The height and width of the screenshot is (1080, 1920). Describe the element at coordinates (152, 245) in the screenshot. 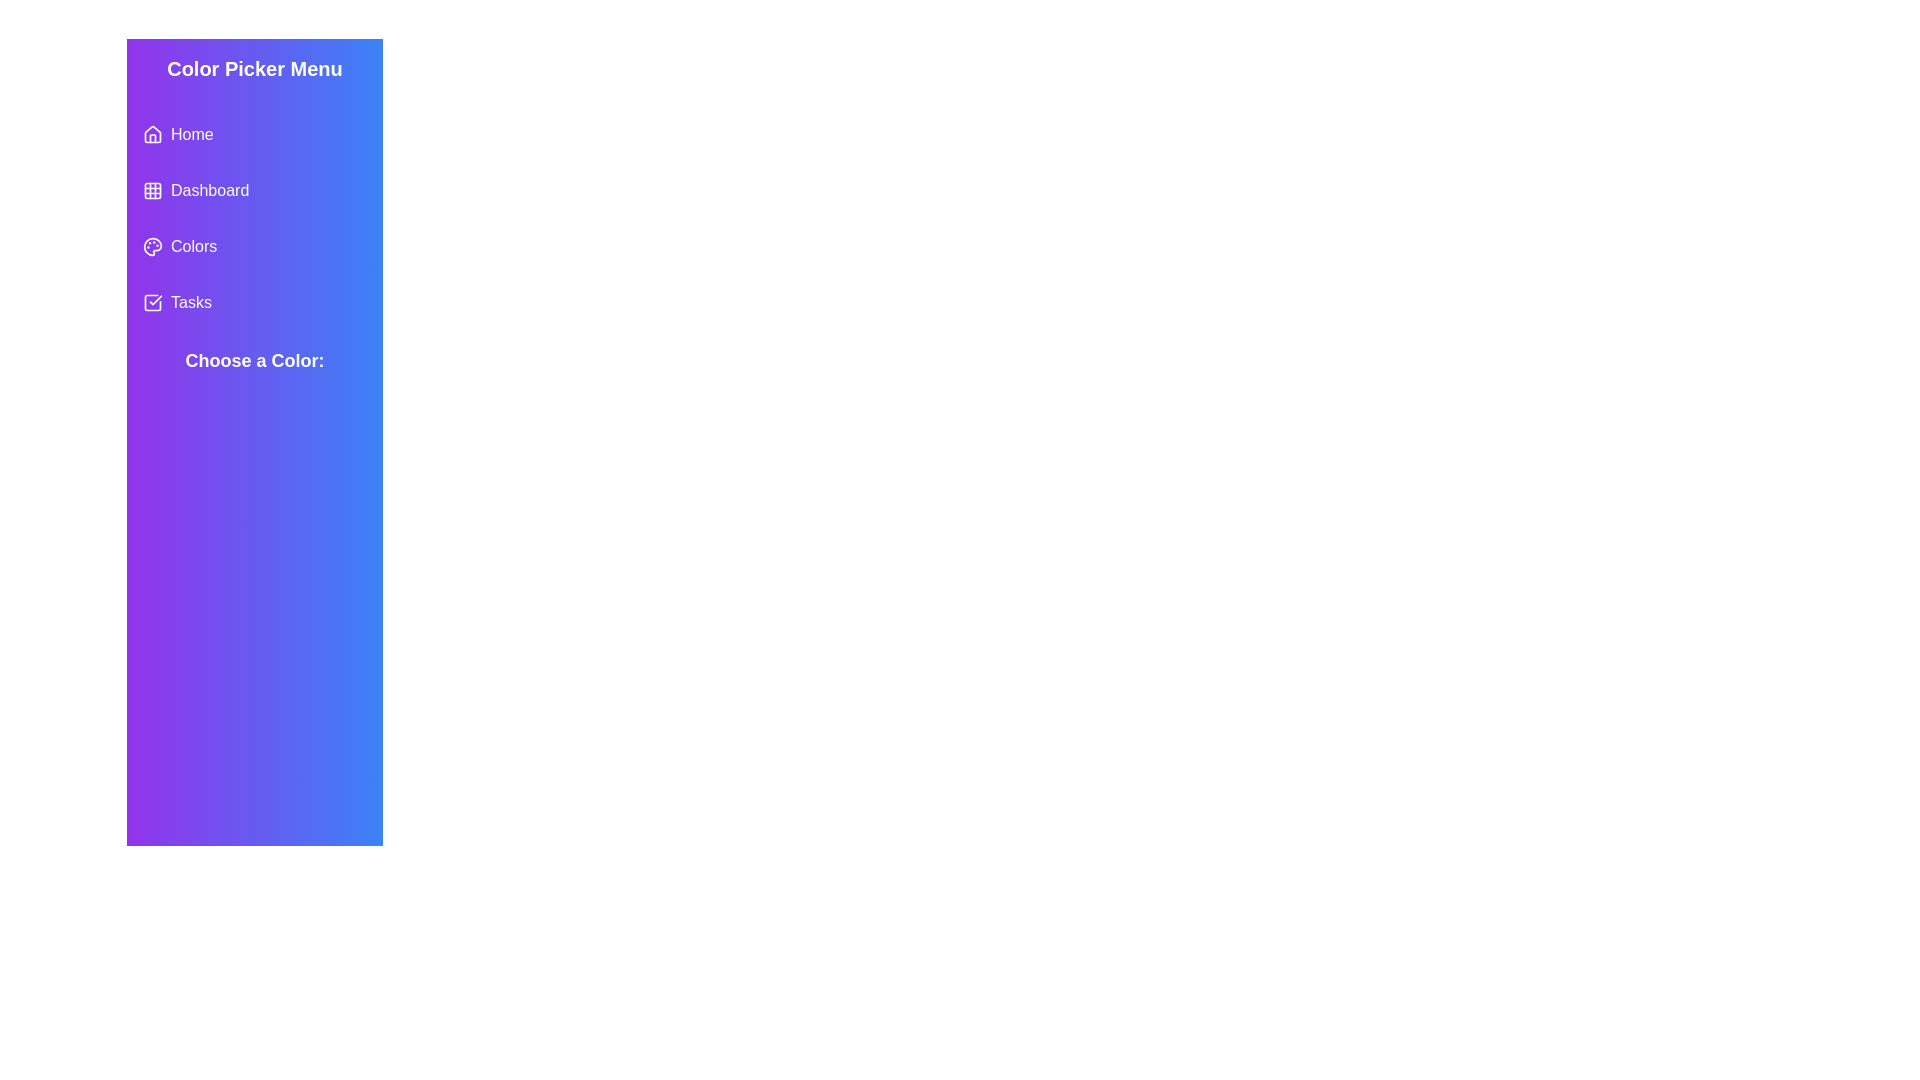

I see `the 'Colors' icon located on the left sidebar, positioned between 'Dashboard' and 'Tasks'` at that location.